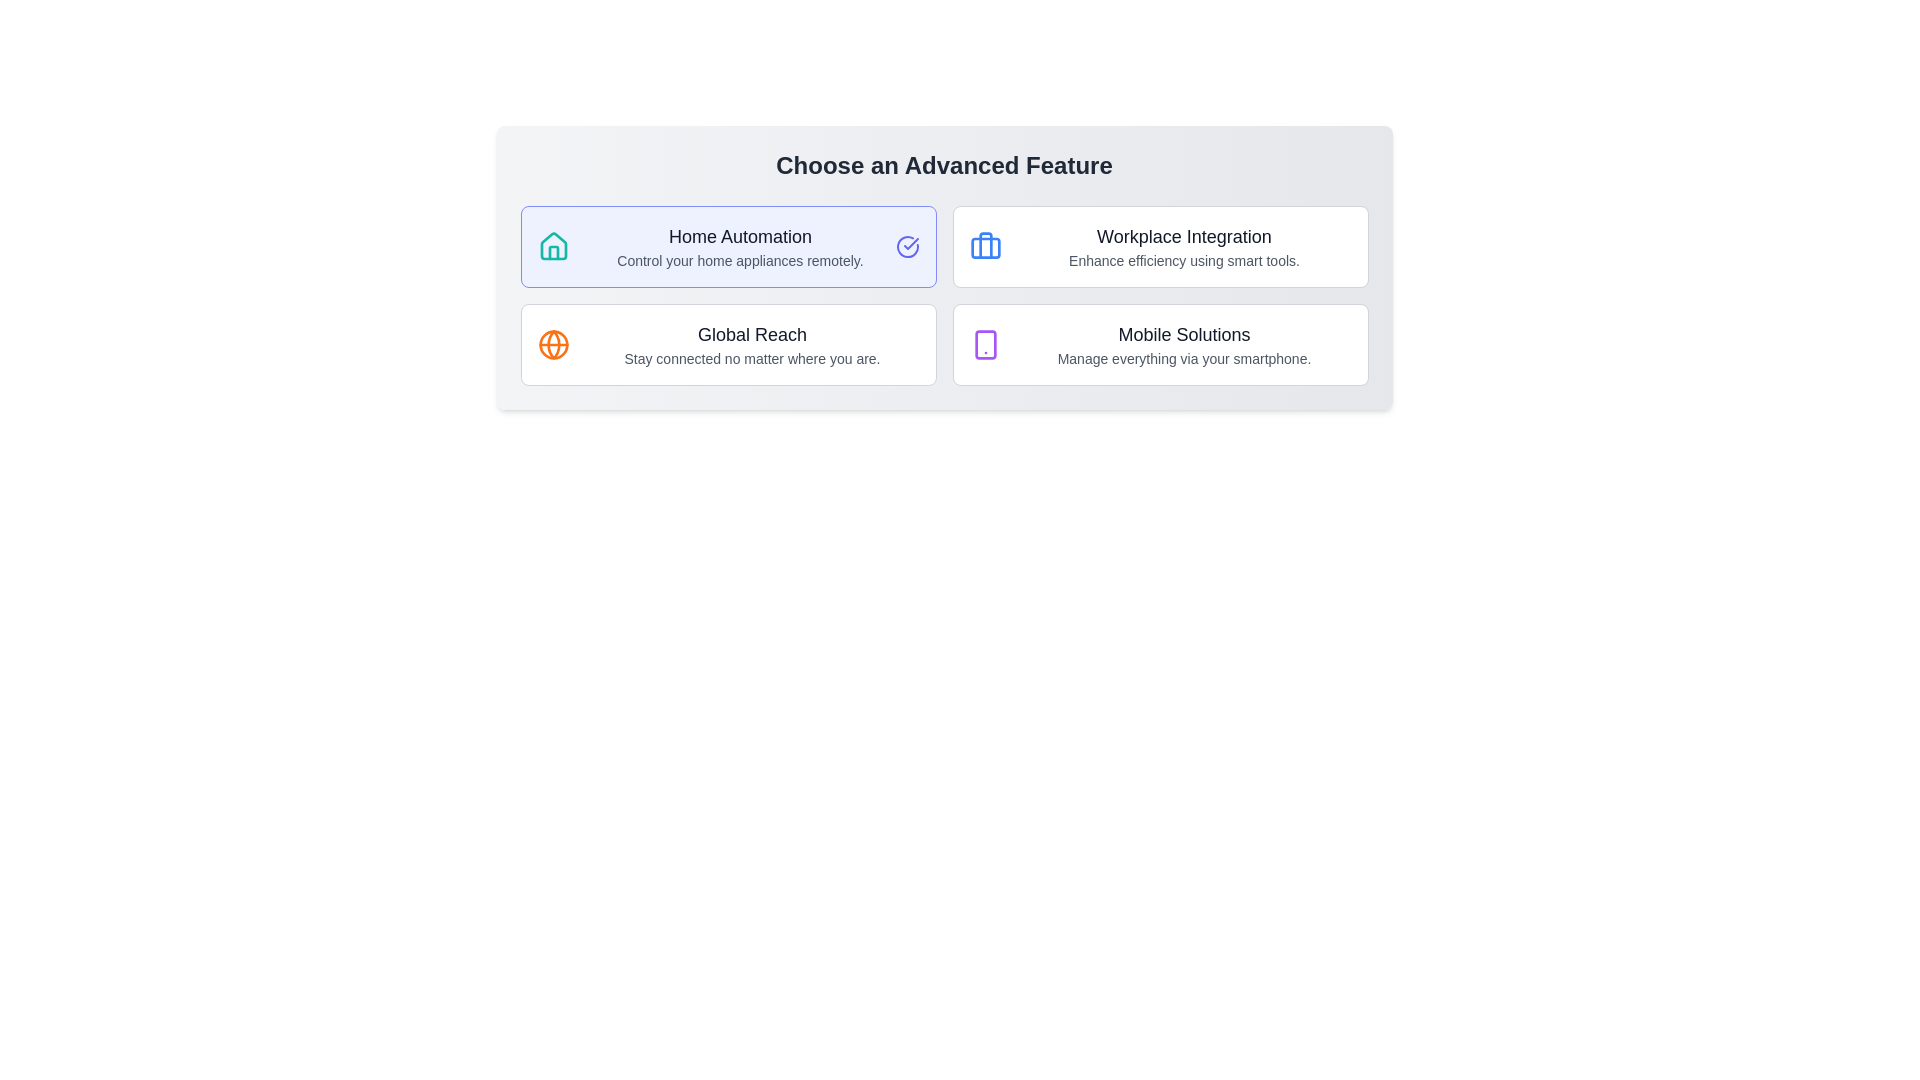 This screenshot has height=1080, width=1920. I want to click on the central vertical line of the briefcase icon, which represents workplace integration and is visually aligned above the text 'Workplace Integration', so click(985, 244).